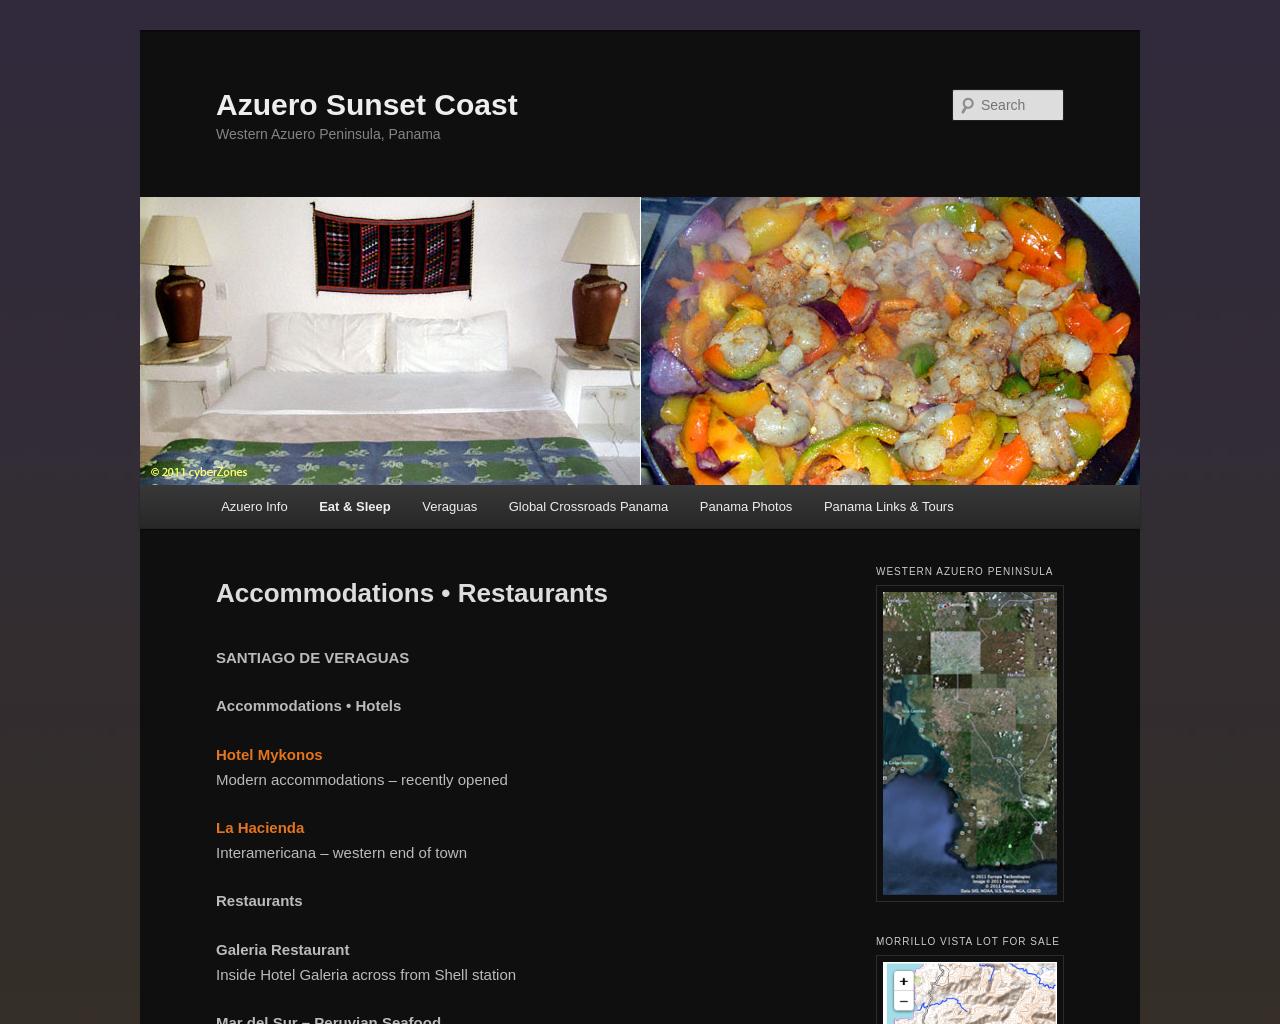 The height and width of the screenshot is (1024, 1280). Describe the element at coordinates (281, 949) in the screenshot. I see `'Galeria Restaurant'` at that location.